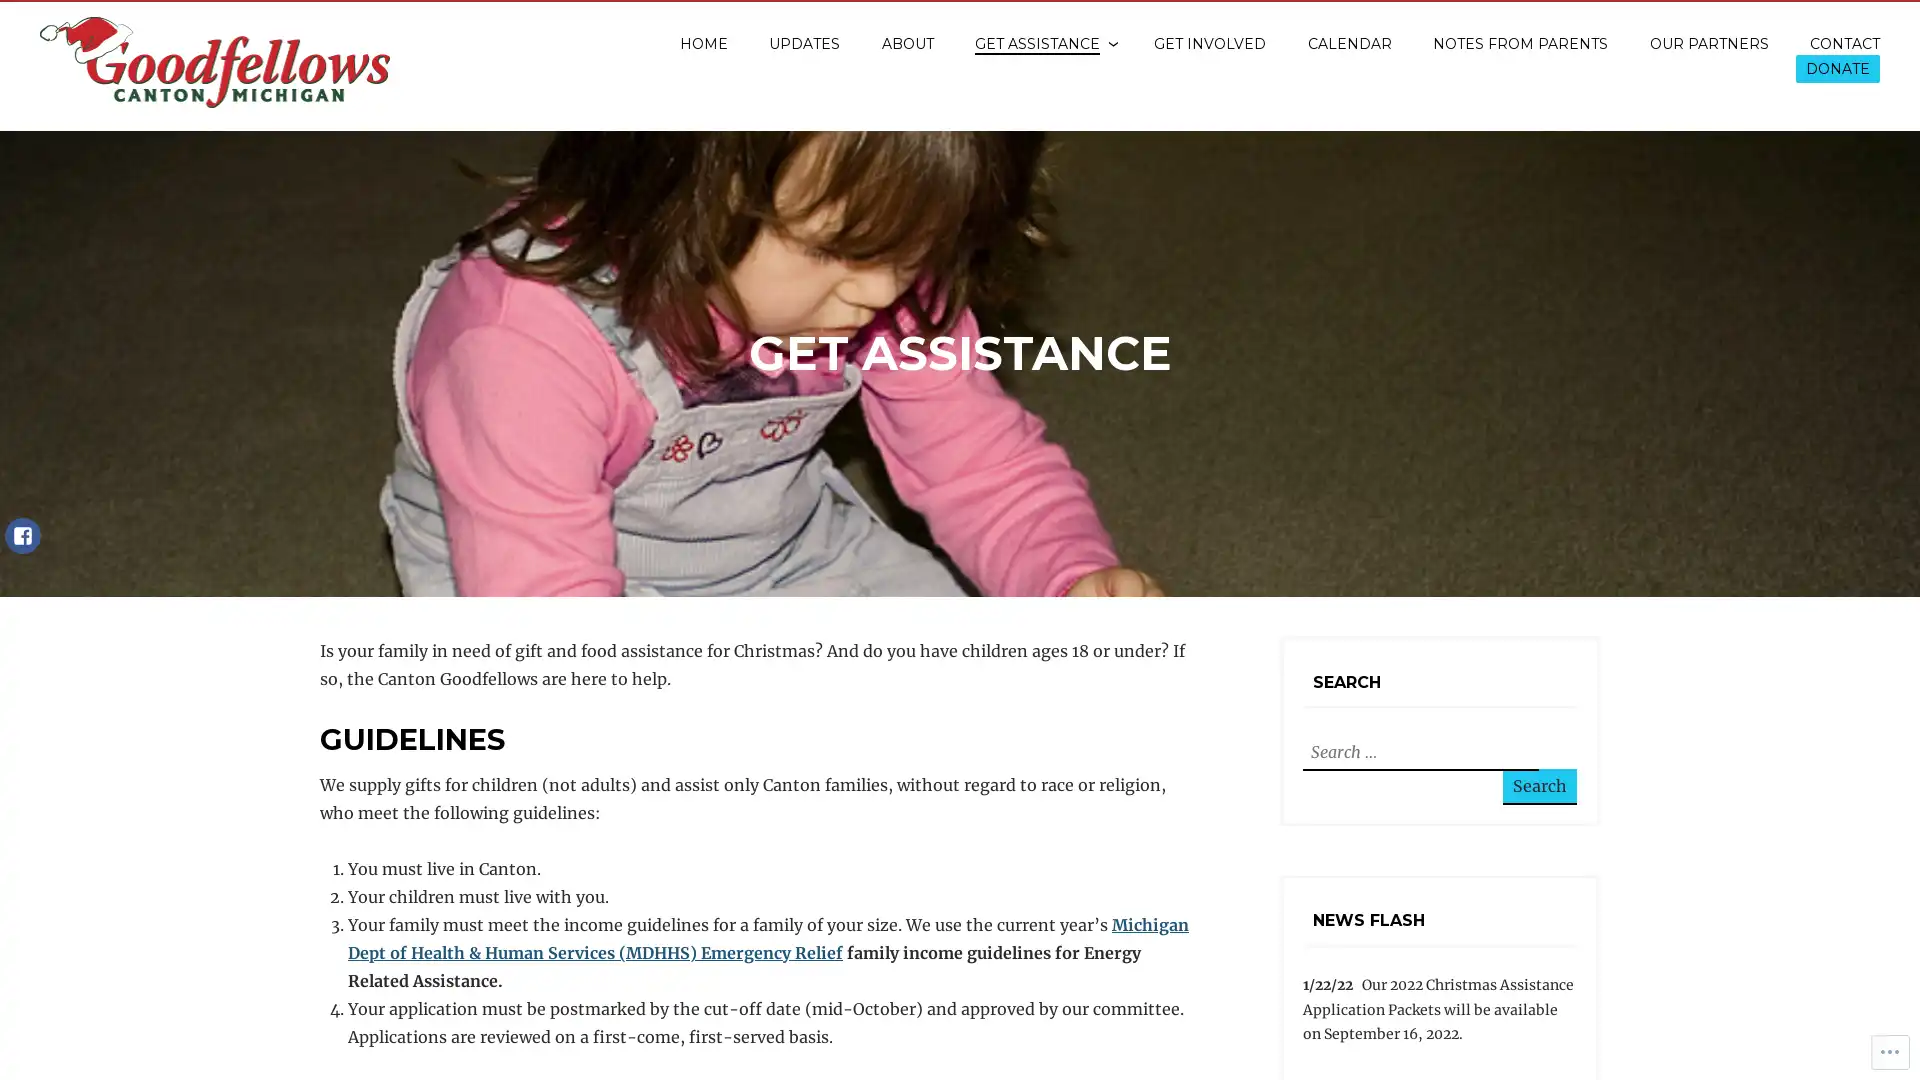 This screenshot has width=1920, height=1080. What do you see at coordinates (1539, 785) in the screenshot?
I see `Search` at bounding box center [1539, 785].